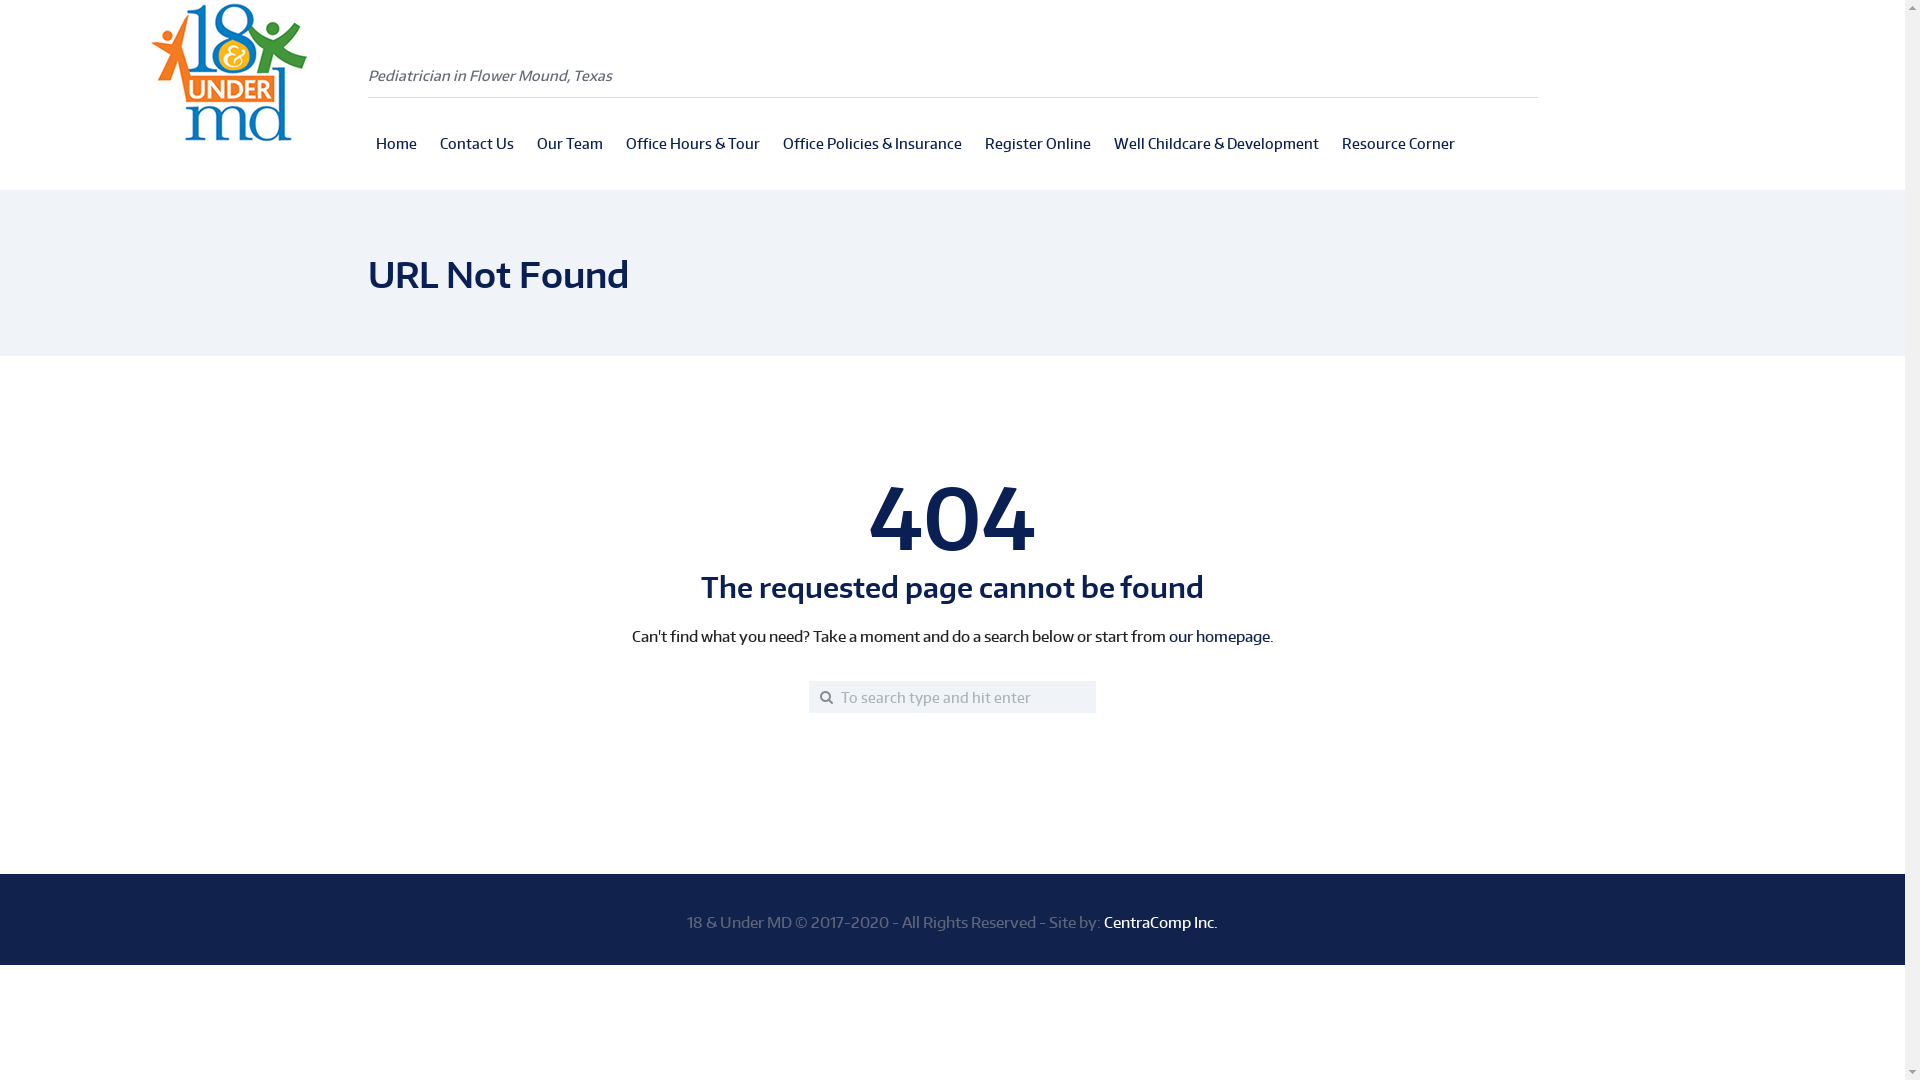 Image resolution: width=1920 pixels, height=1080 pixels. Describe the element at coordinates (871, 142) in the screenshot. I see `'Office Policies & Insurance'` at that location.